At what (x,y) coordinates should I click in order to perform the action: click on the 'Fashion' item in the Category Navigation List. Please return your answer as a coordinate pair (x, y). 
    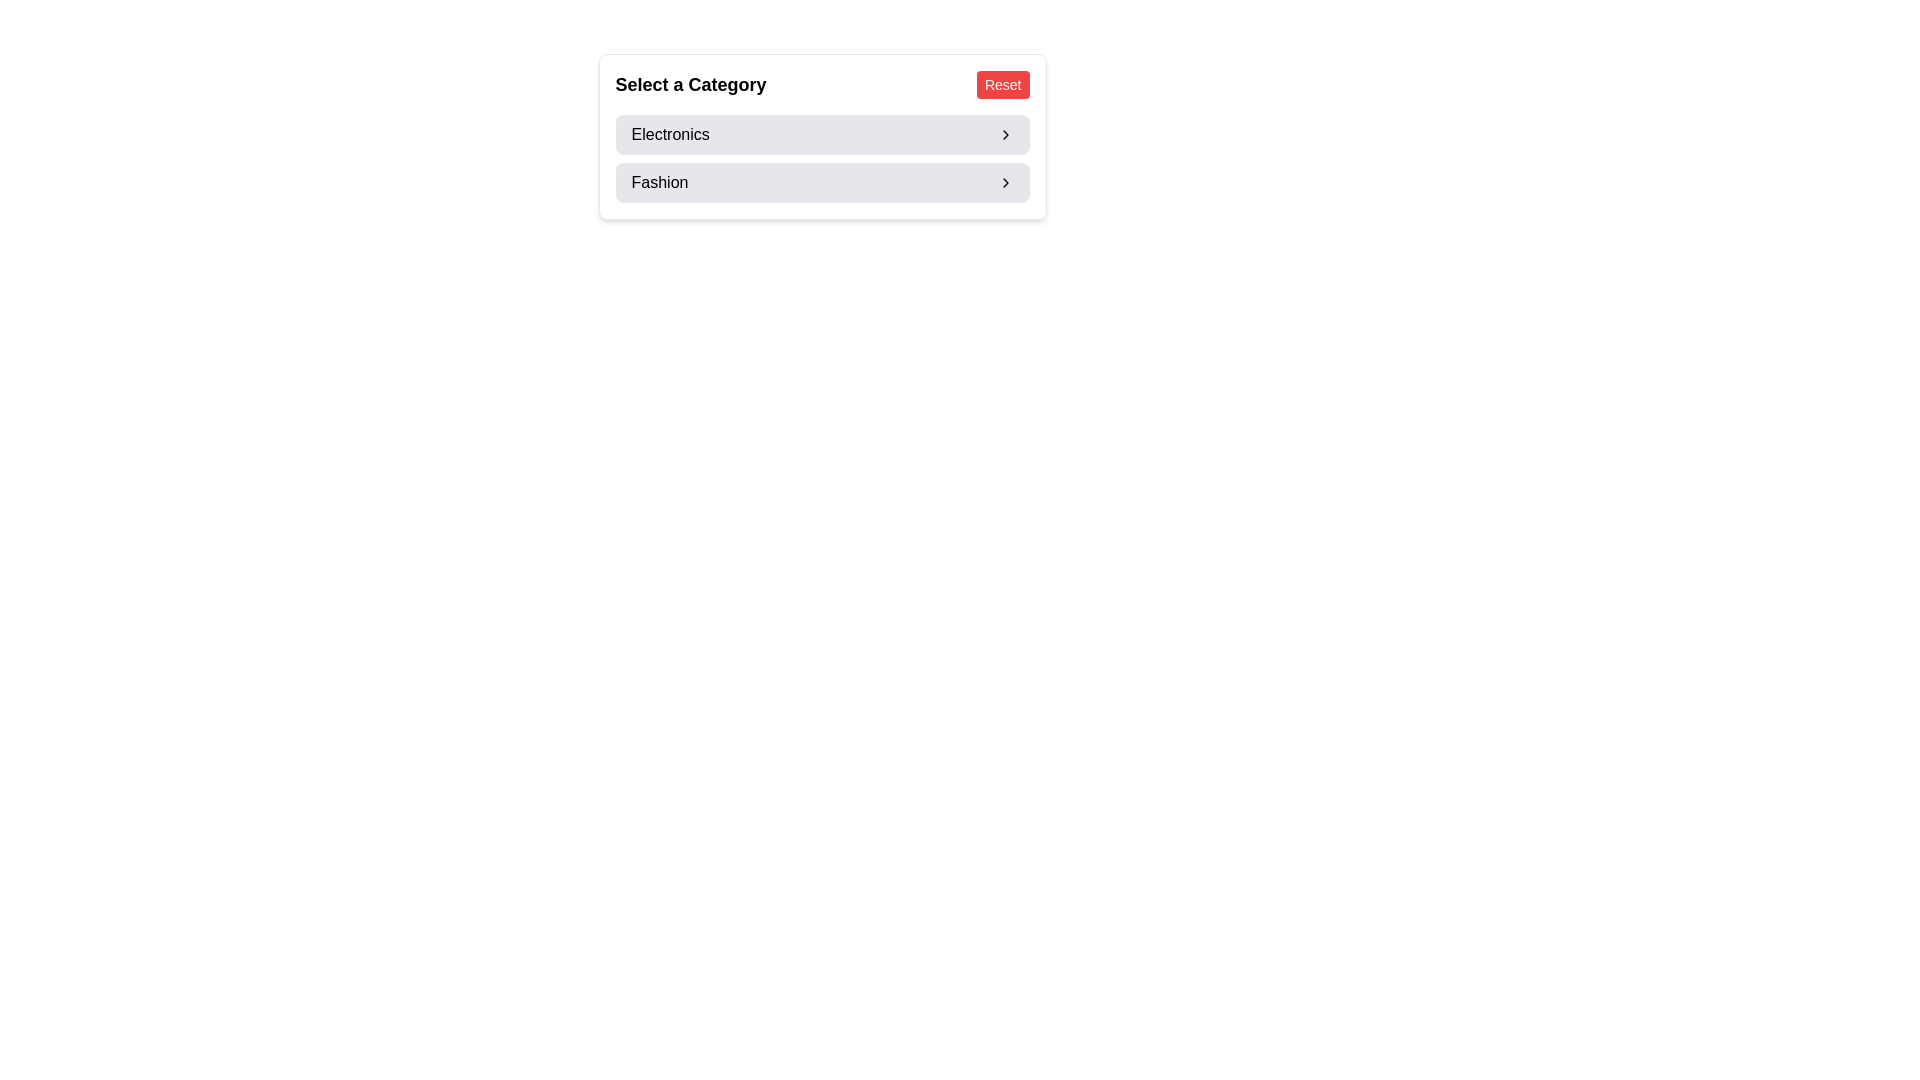
    Looking at the image, I should click on (822, 157).